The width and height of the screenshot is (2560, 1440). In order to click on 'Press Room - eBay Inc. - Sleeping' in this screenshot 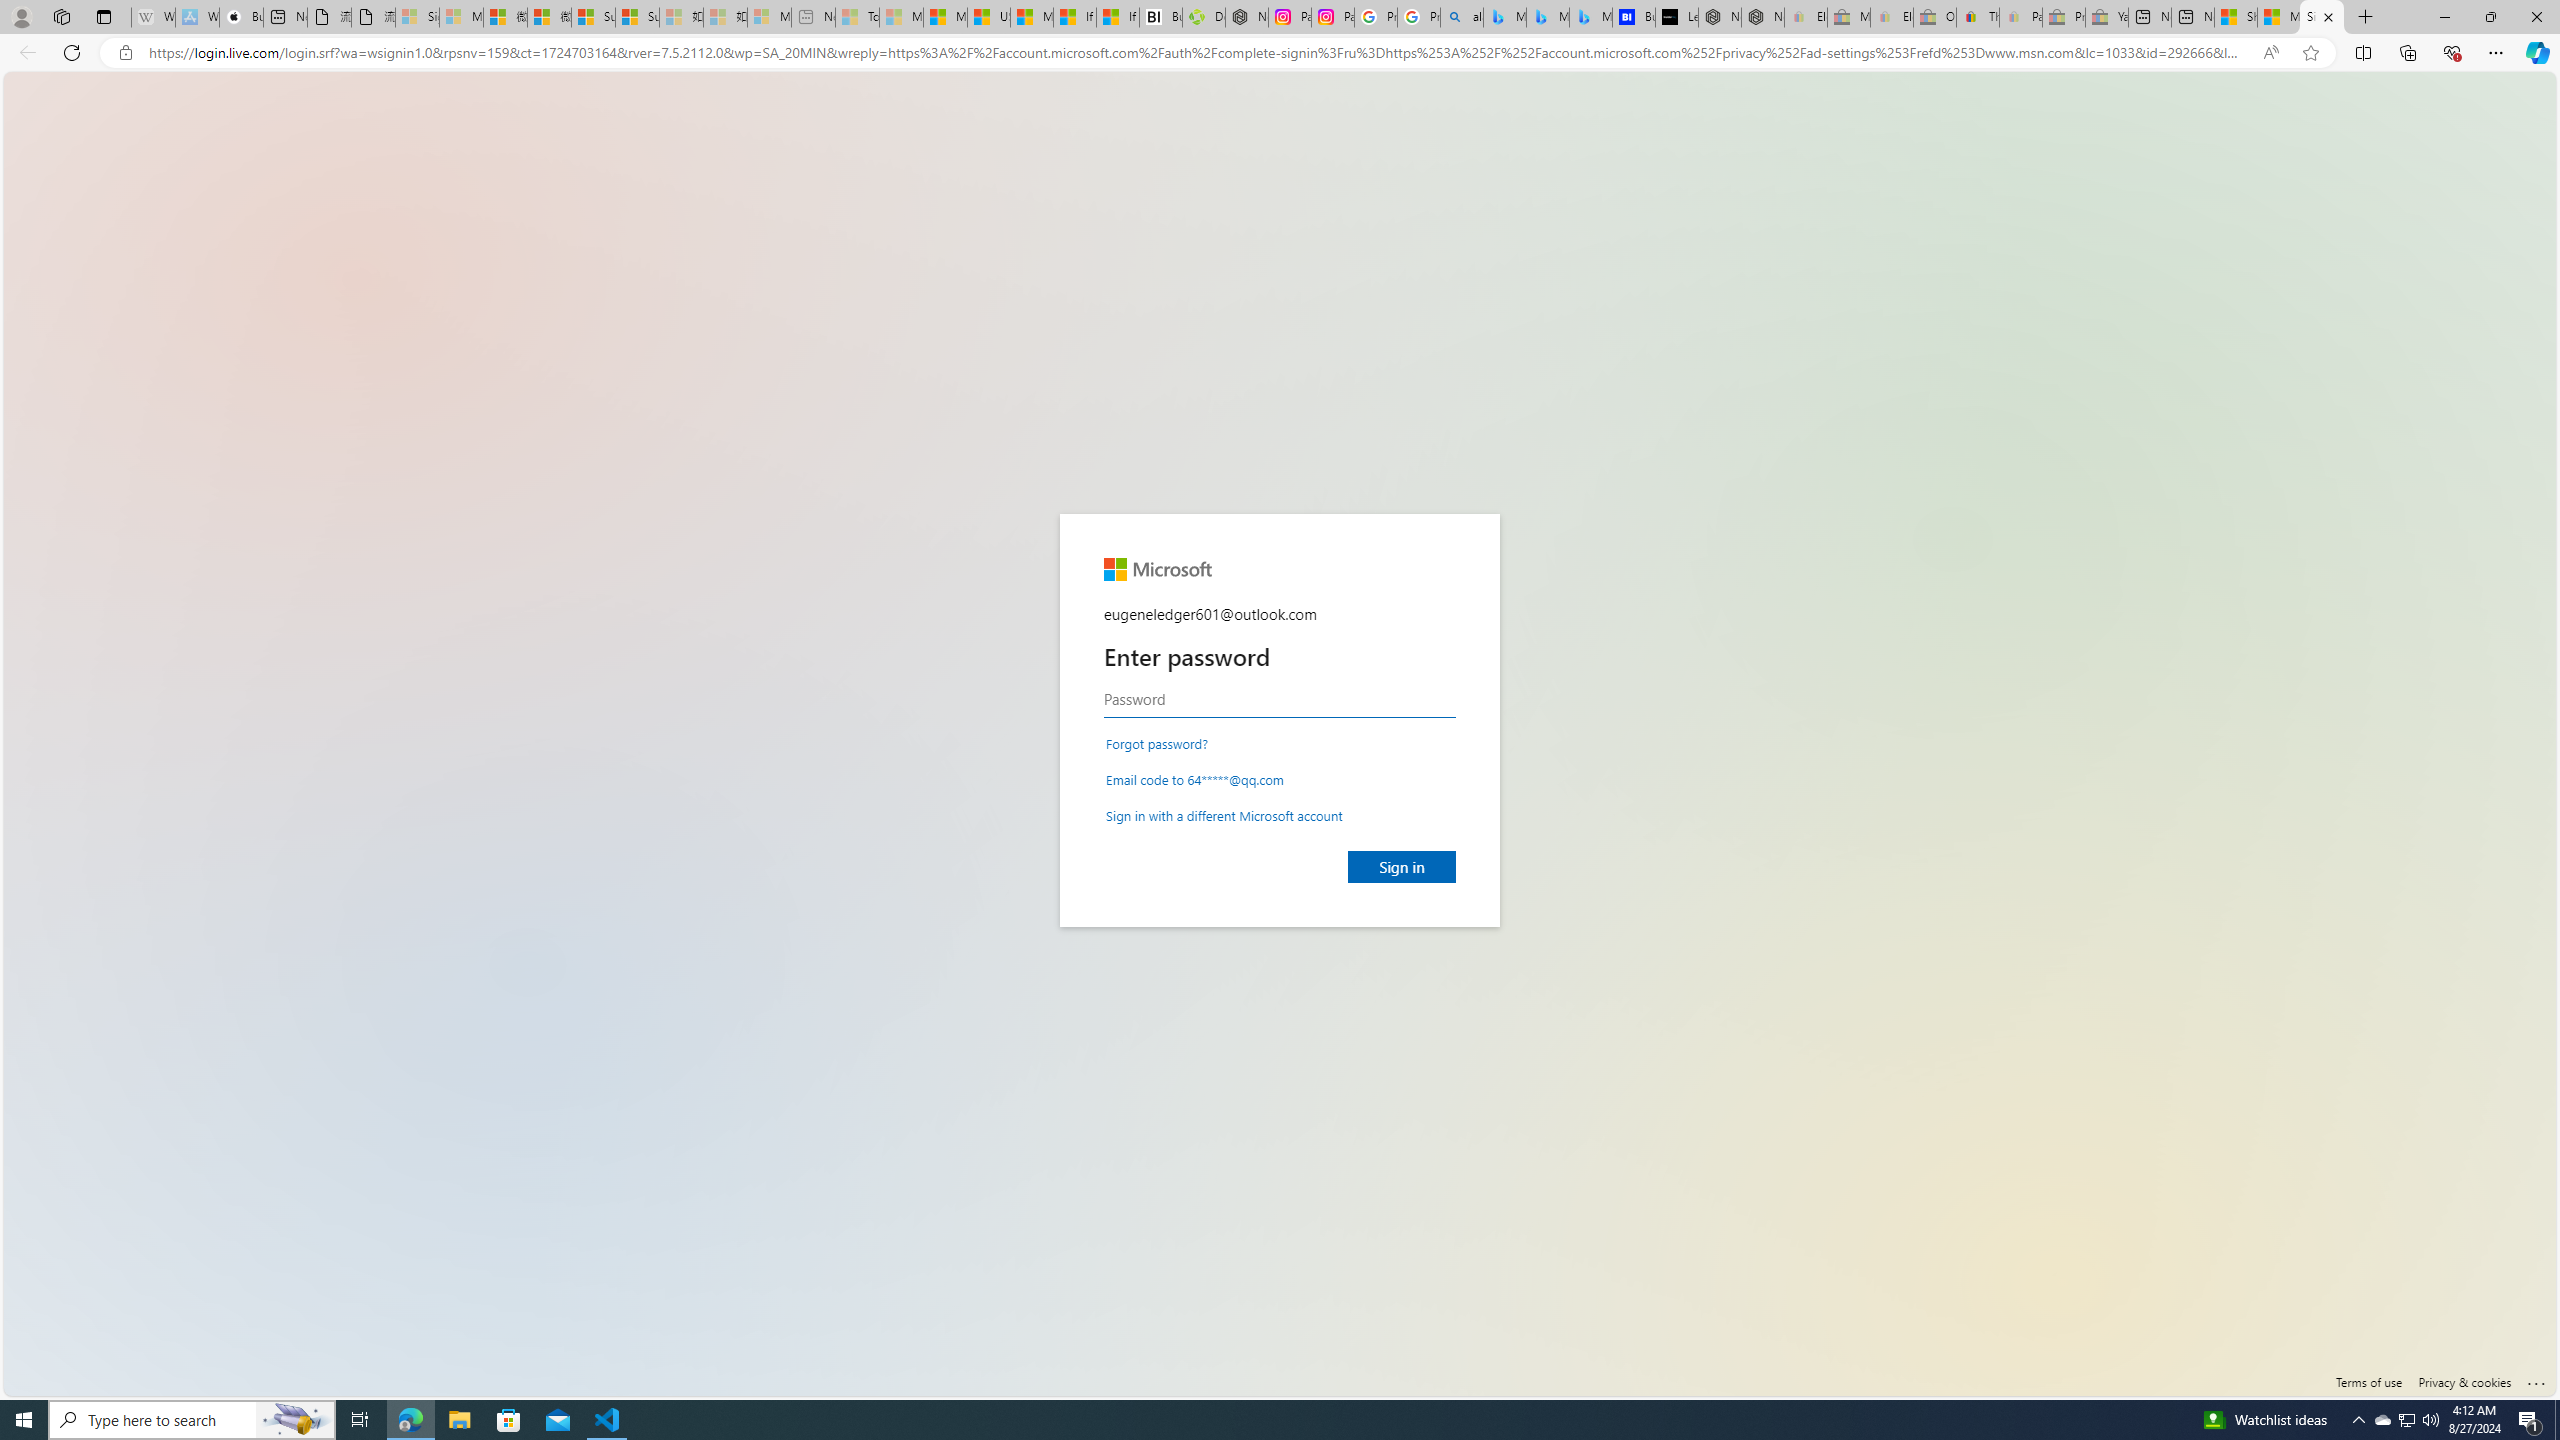, I will do `click(2063, 16)`.